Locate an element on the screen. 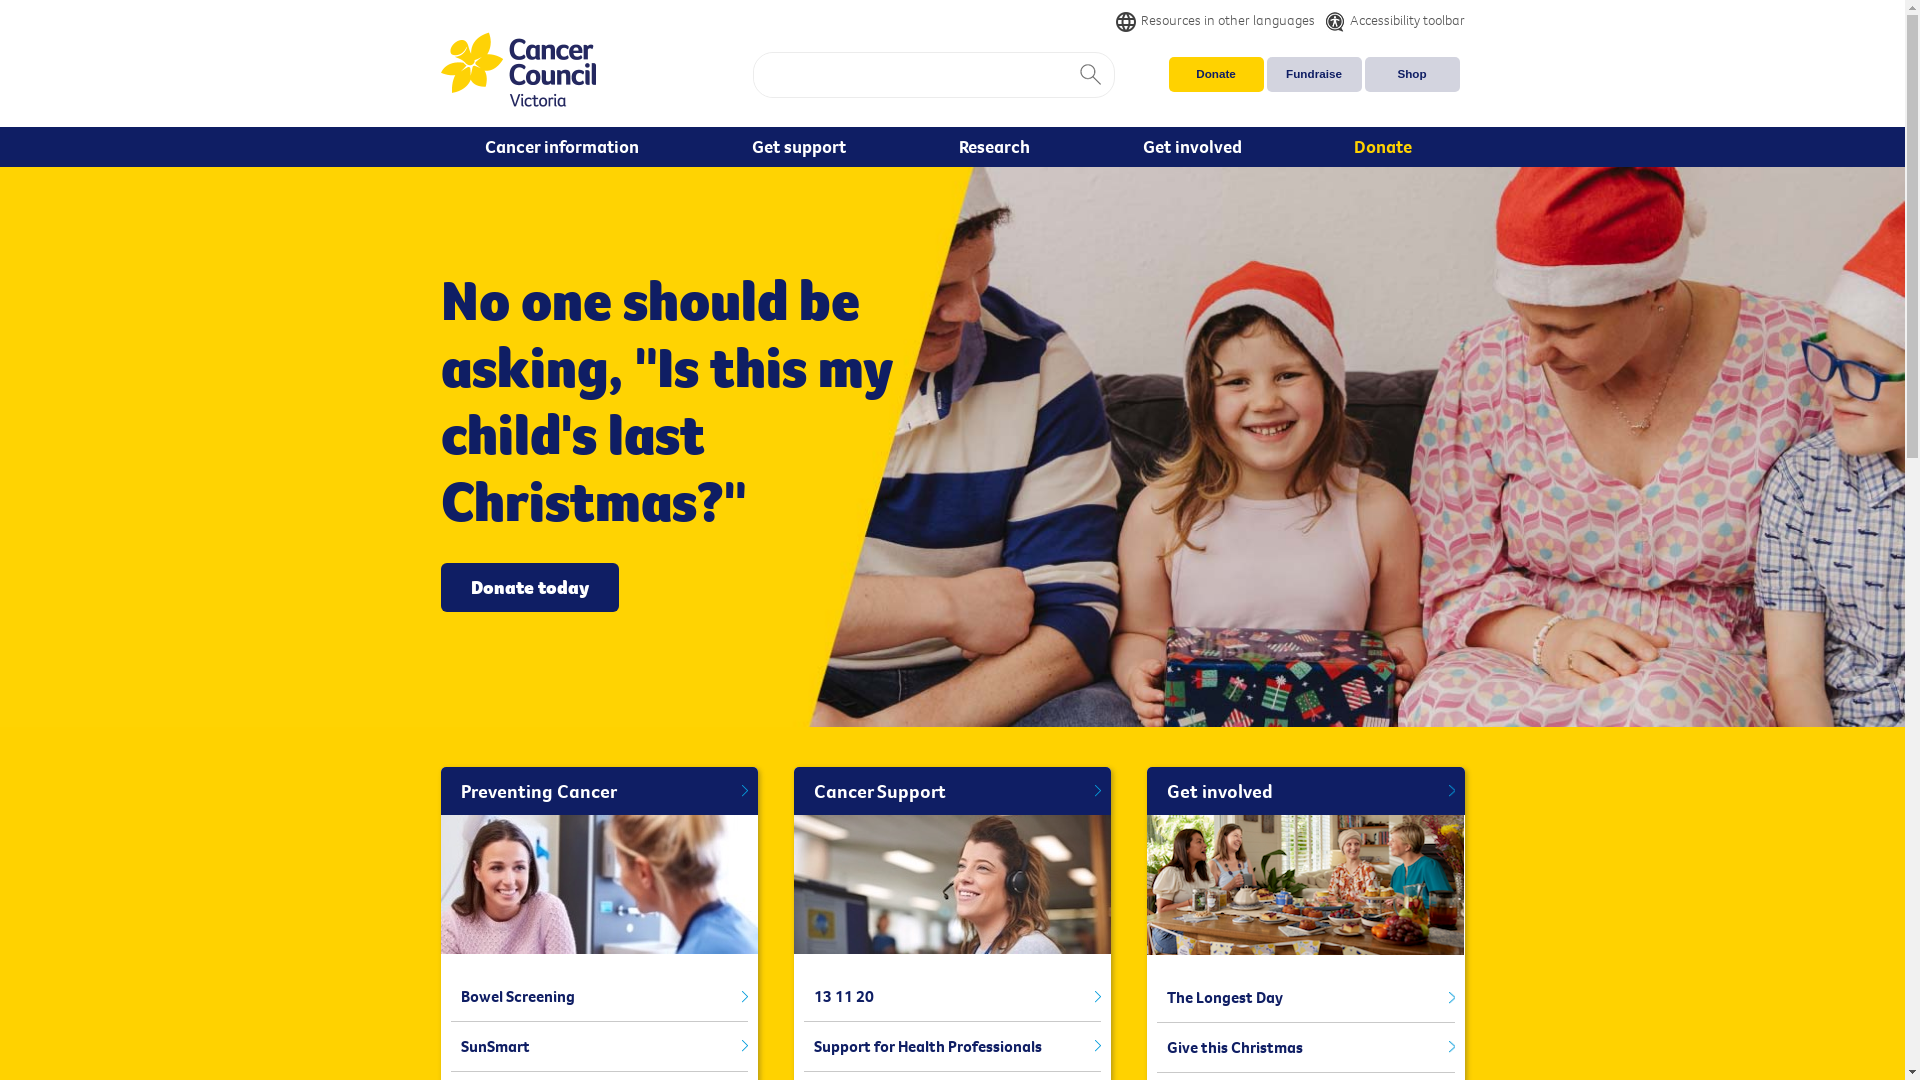 This screenshot has height=1080, width=1920. 'Accessibility toolbar' is located at coordinates (1387, 19).